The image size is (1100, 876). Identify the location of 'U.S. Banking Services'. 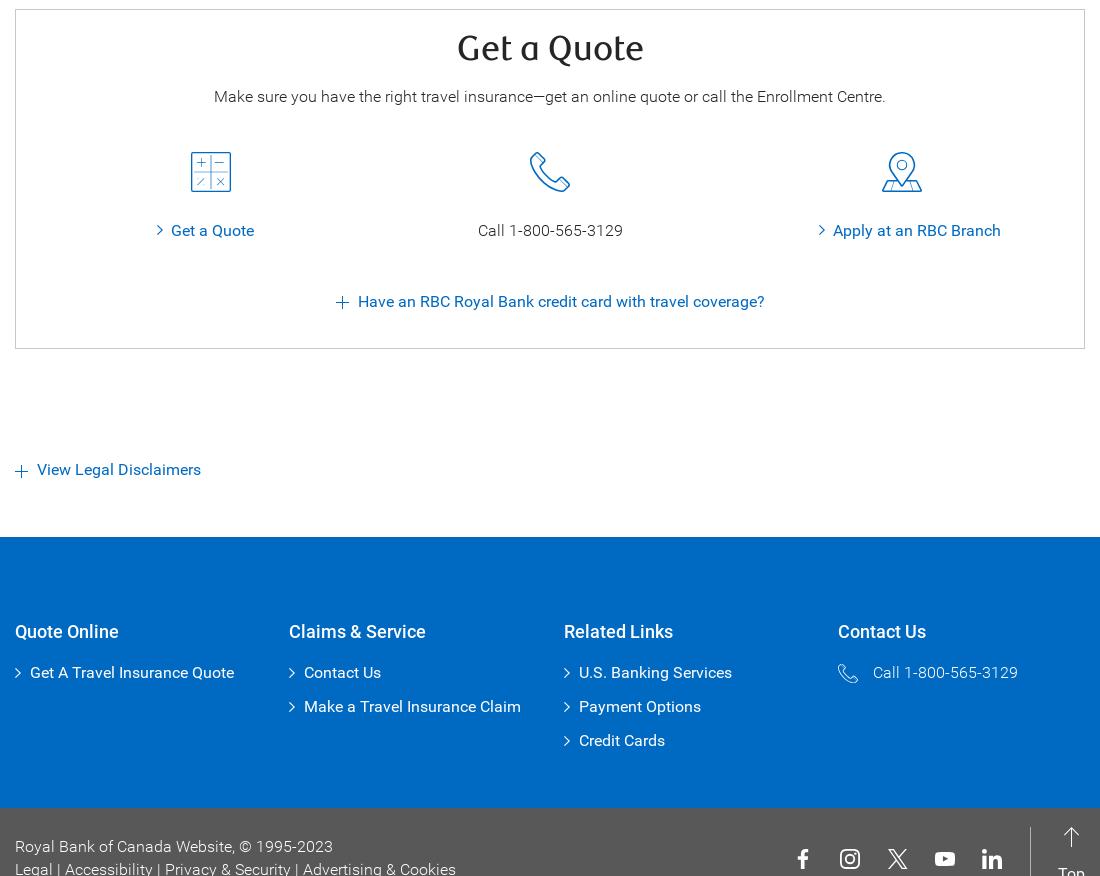
(654, 671).